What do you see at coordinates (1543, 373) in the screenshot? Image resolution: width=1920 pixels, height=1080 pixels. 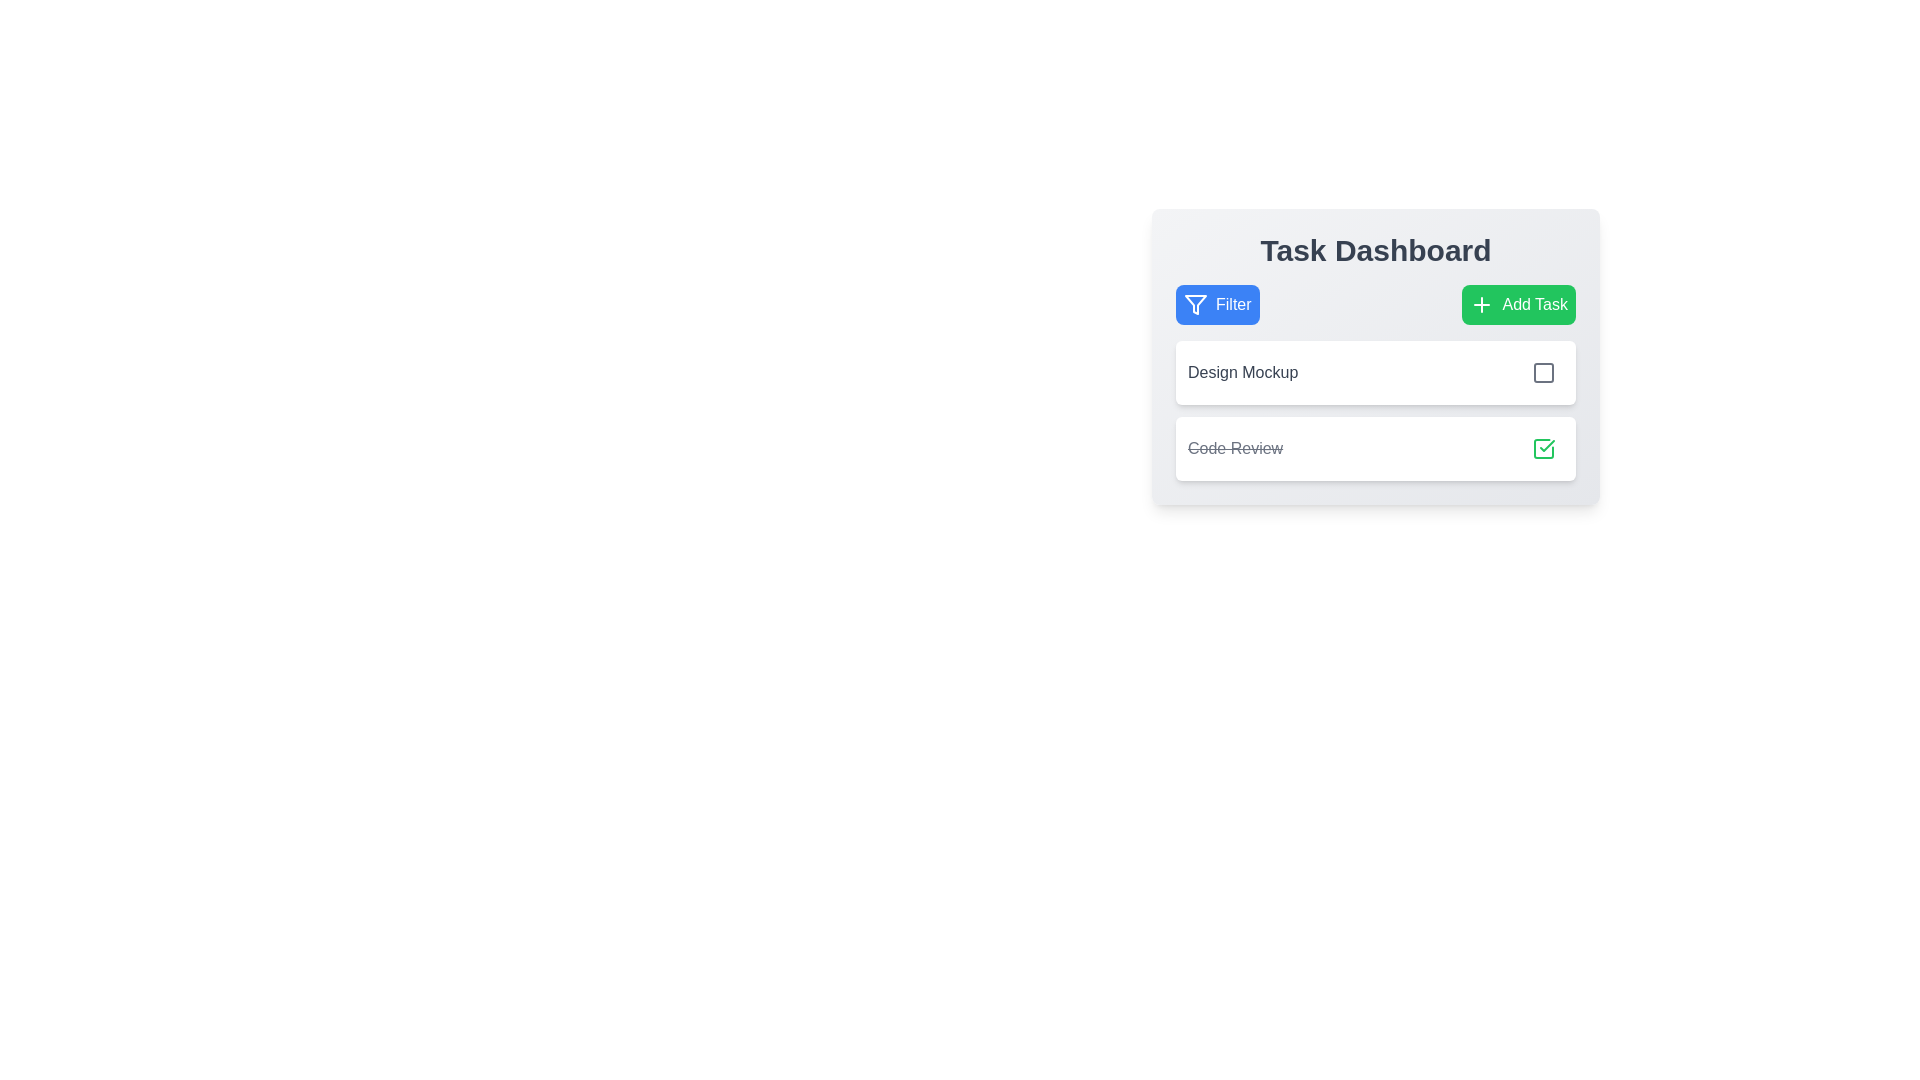 I see `the interactive control resembling a checkbox or button located to the far right of the row containing the 'Design Mockup' text` at bounding box center [1543, 373].